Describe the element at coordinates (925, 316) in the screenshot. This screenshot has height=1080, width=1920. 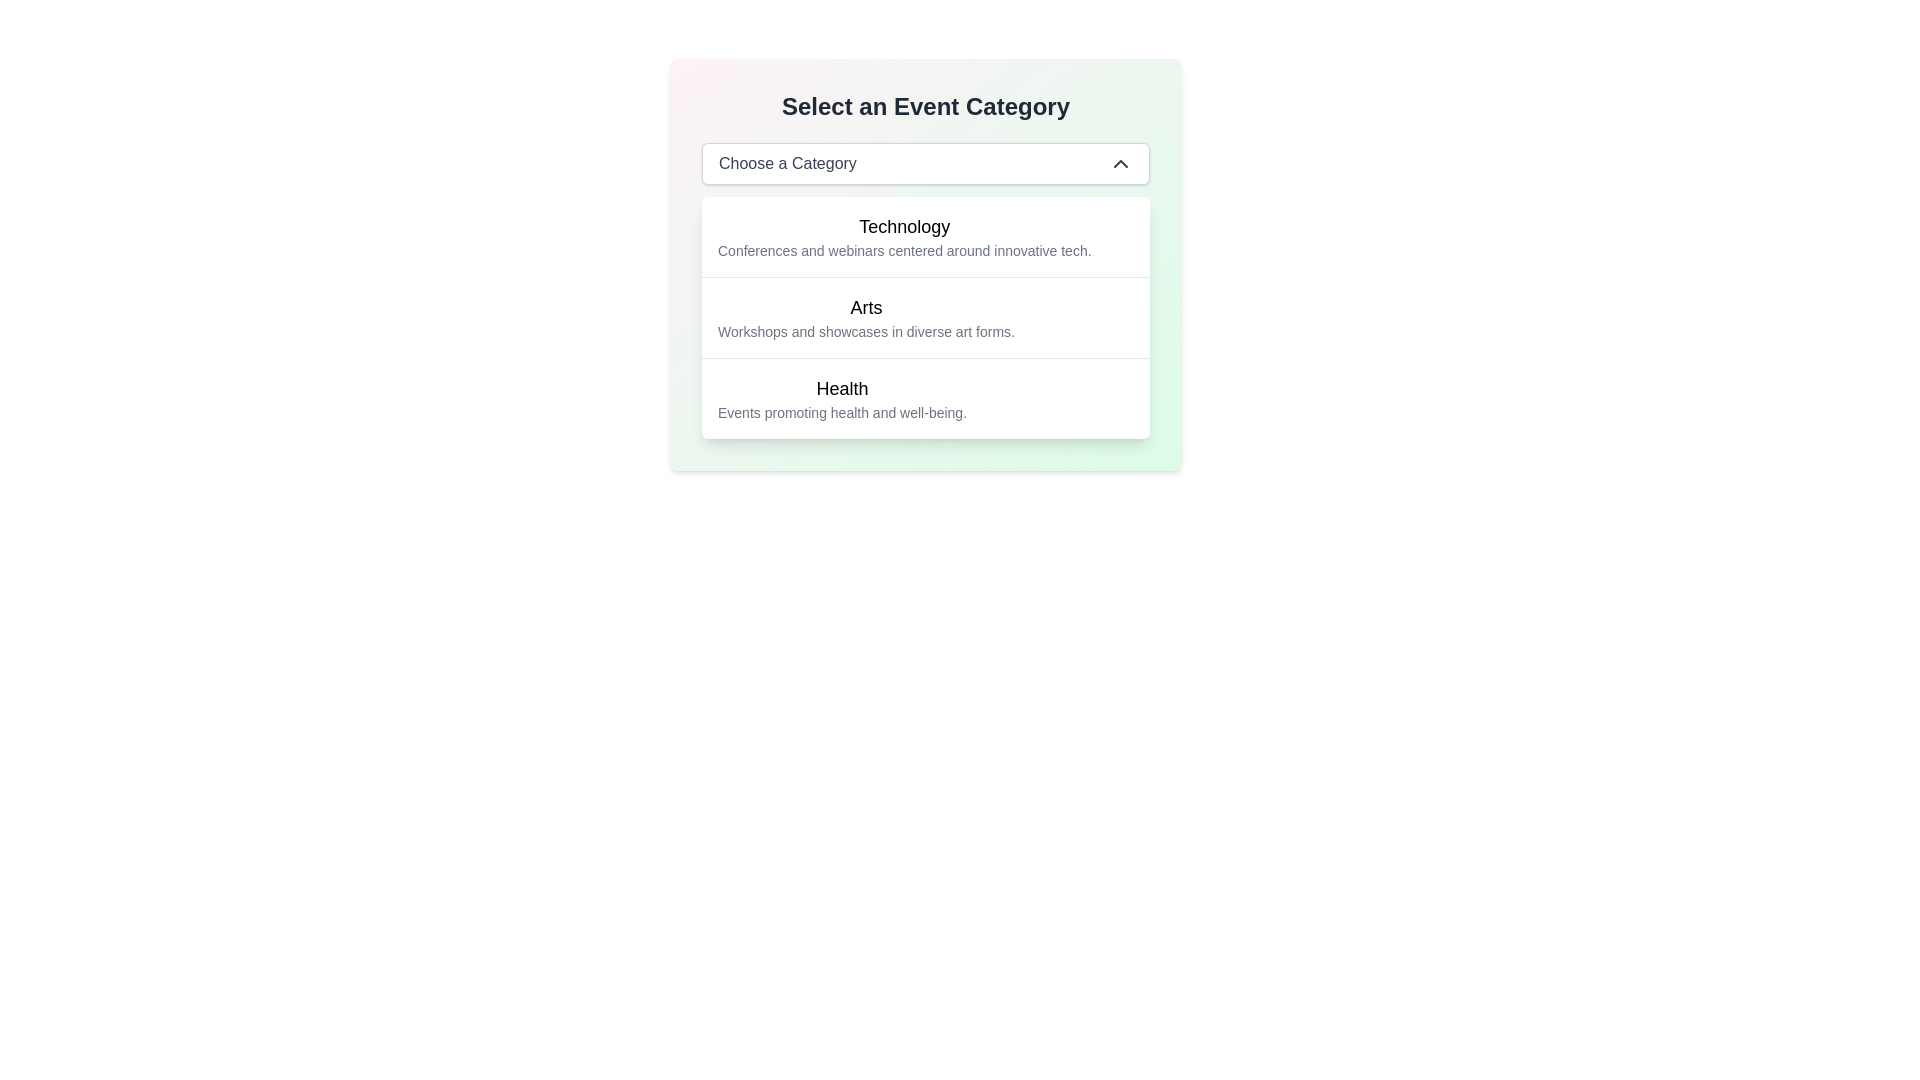
I see `the 'Arts' category list item, which is the second option in the event category selector, located below the 'Technology' option and above the 'Health' option` at that location.